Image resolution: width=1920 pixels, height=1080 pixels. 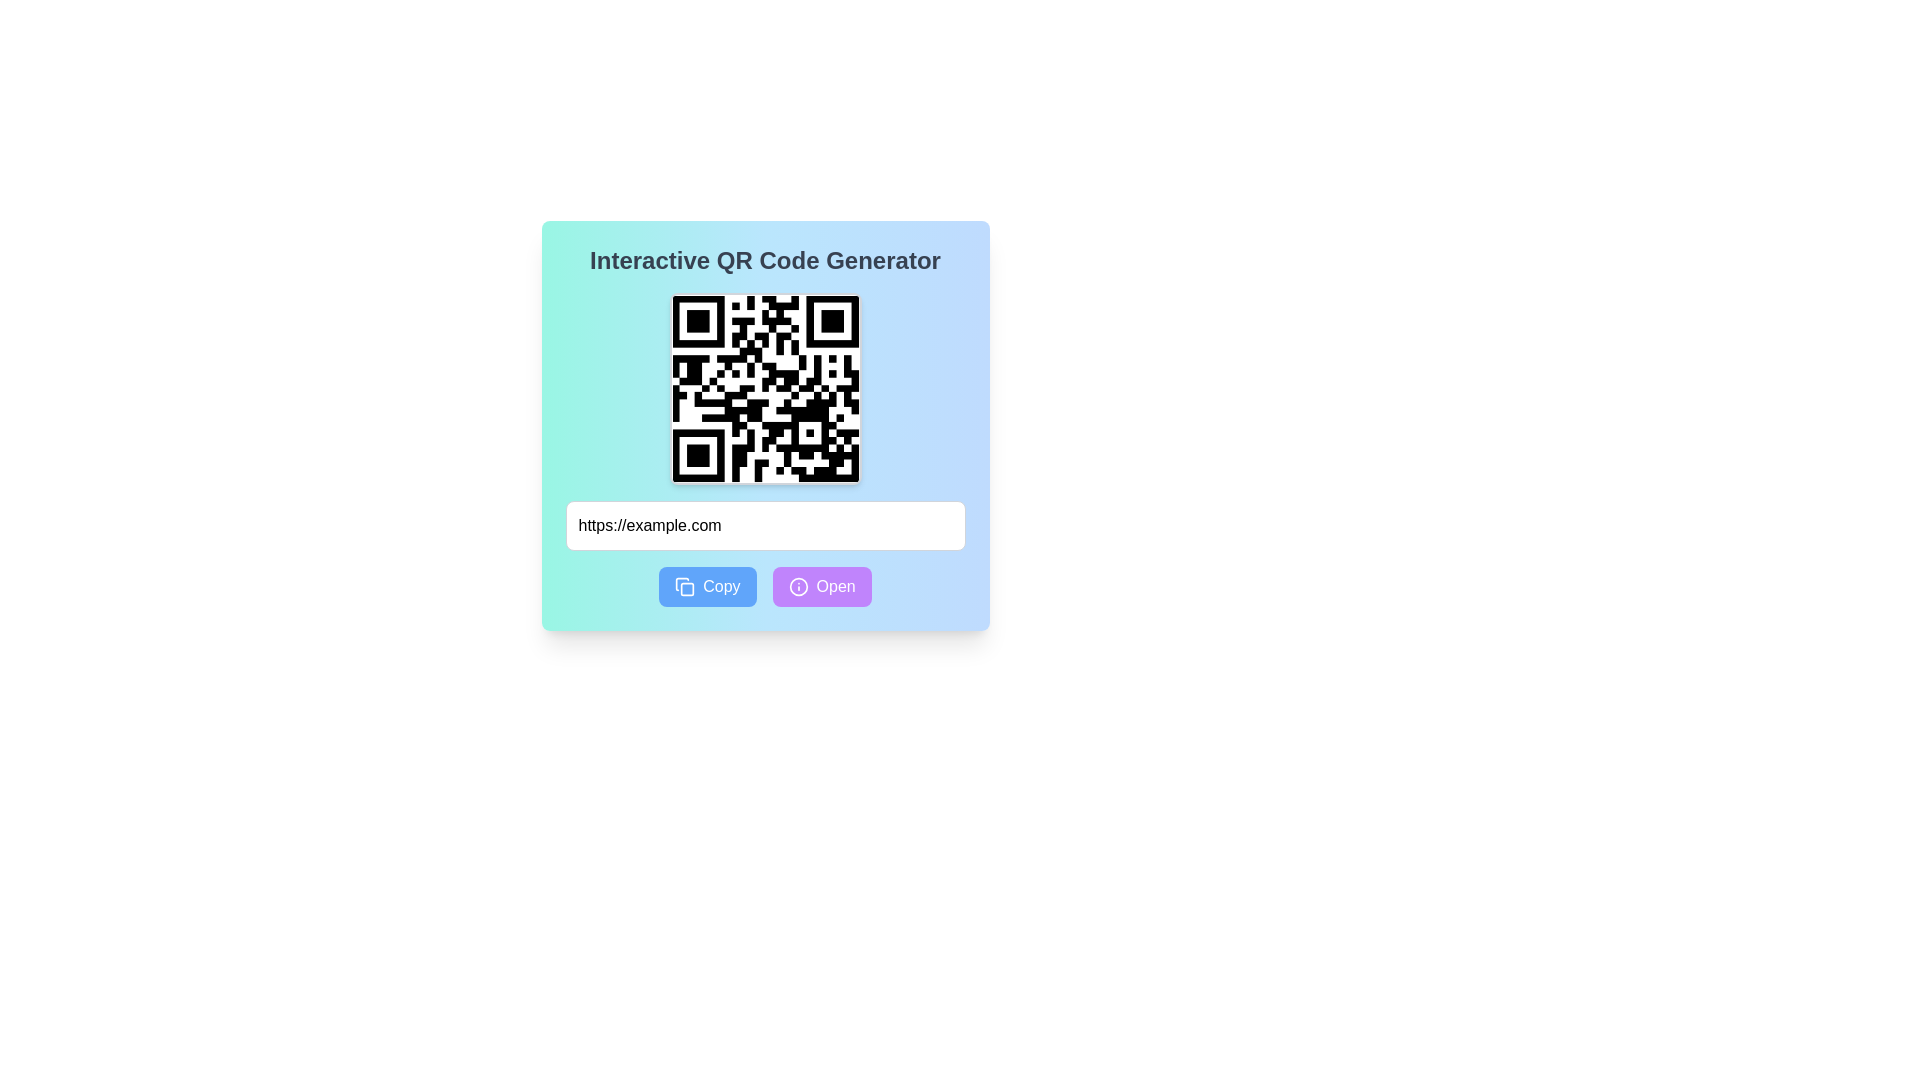 I want to click on the informational icon located to the left of the 'Open' text label within the 'Open' button, so click(x=797, y=585).